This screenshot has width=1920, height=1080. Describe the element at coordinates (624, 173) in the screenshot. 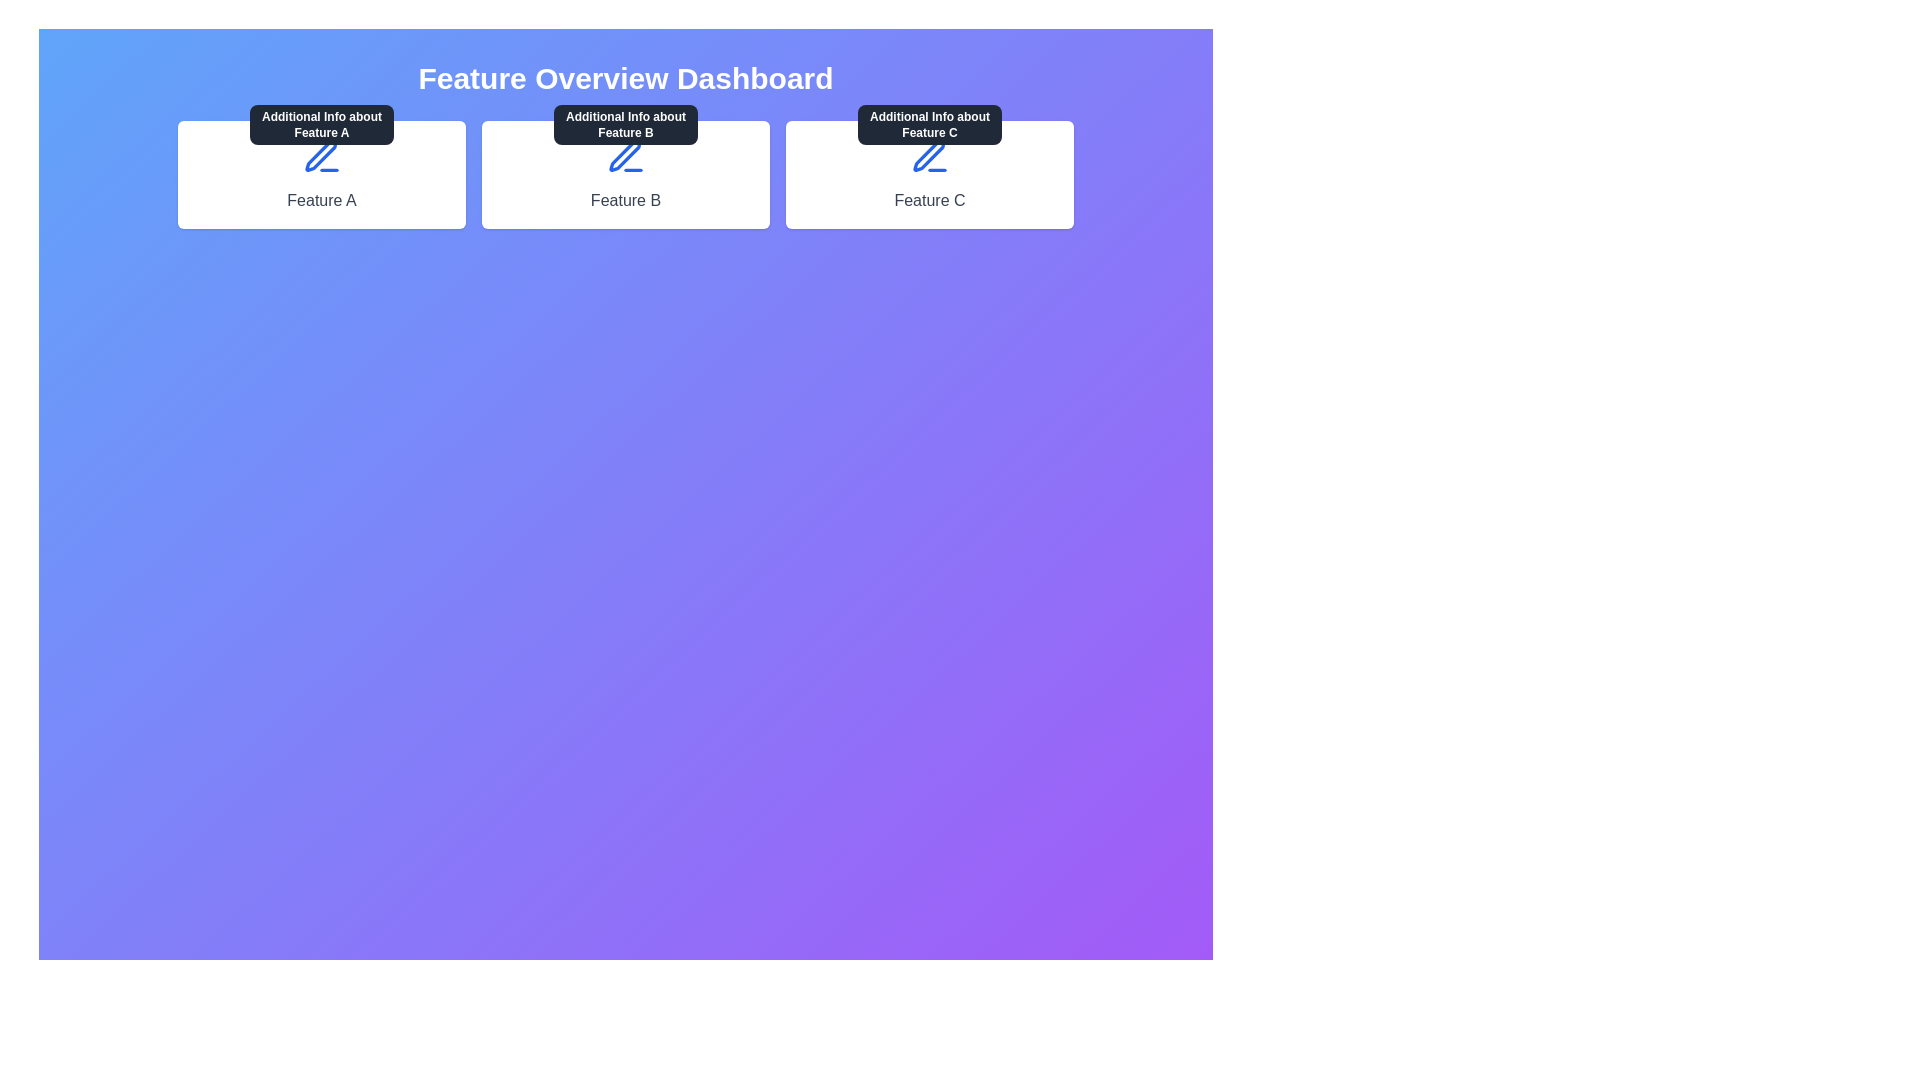

I see `the card component labeled 'Feature B', which is the second card in a 3-column grid layout under 'Feature Overview Dashboard'` at that location.